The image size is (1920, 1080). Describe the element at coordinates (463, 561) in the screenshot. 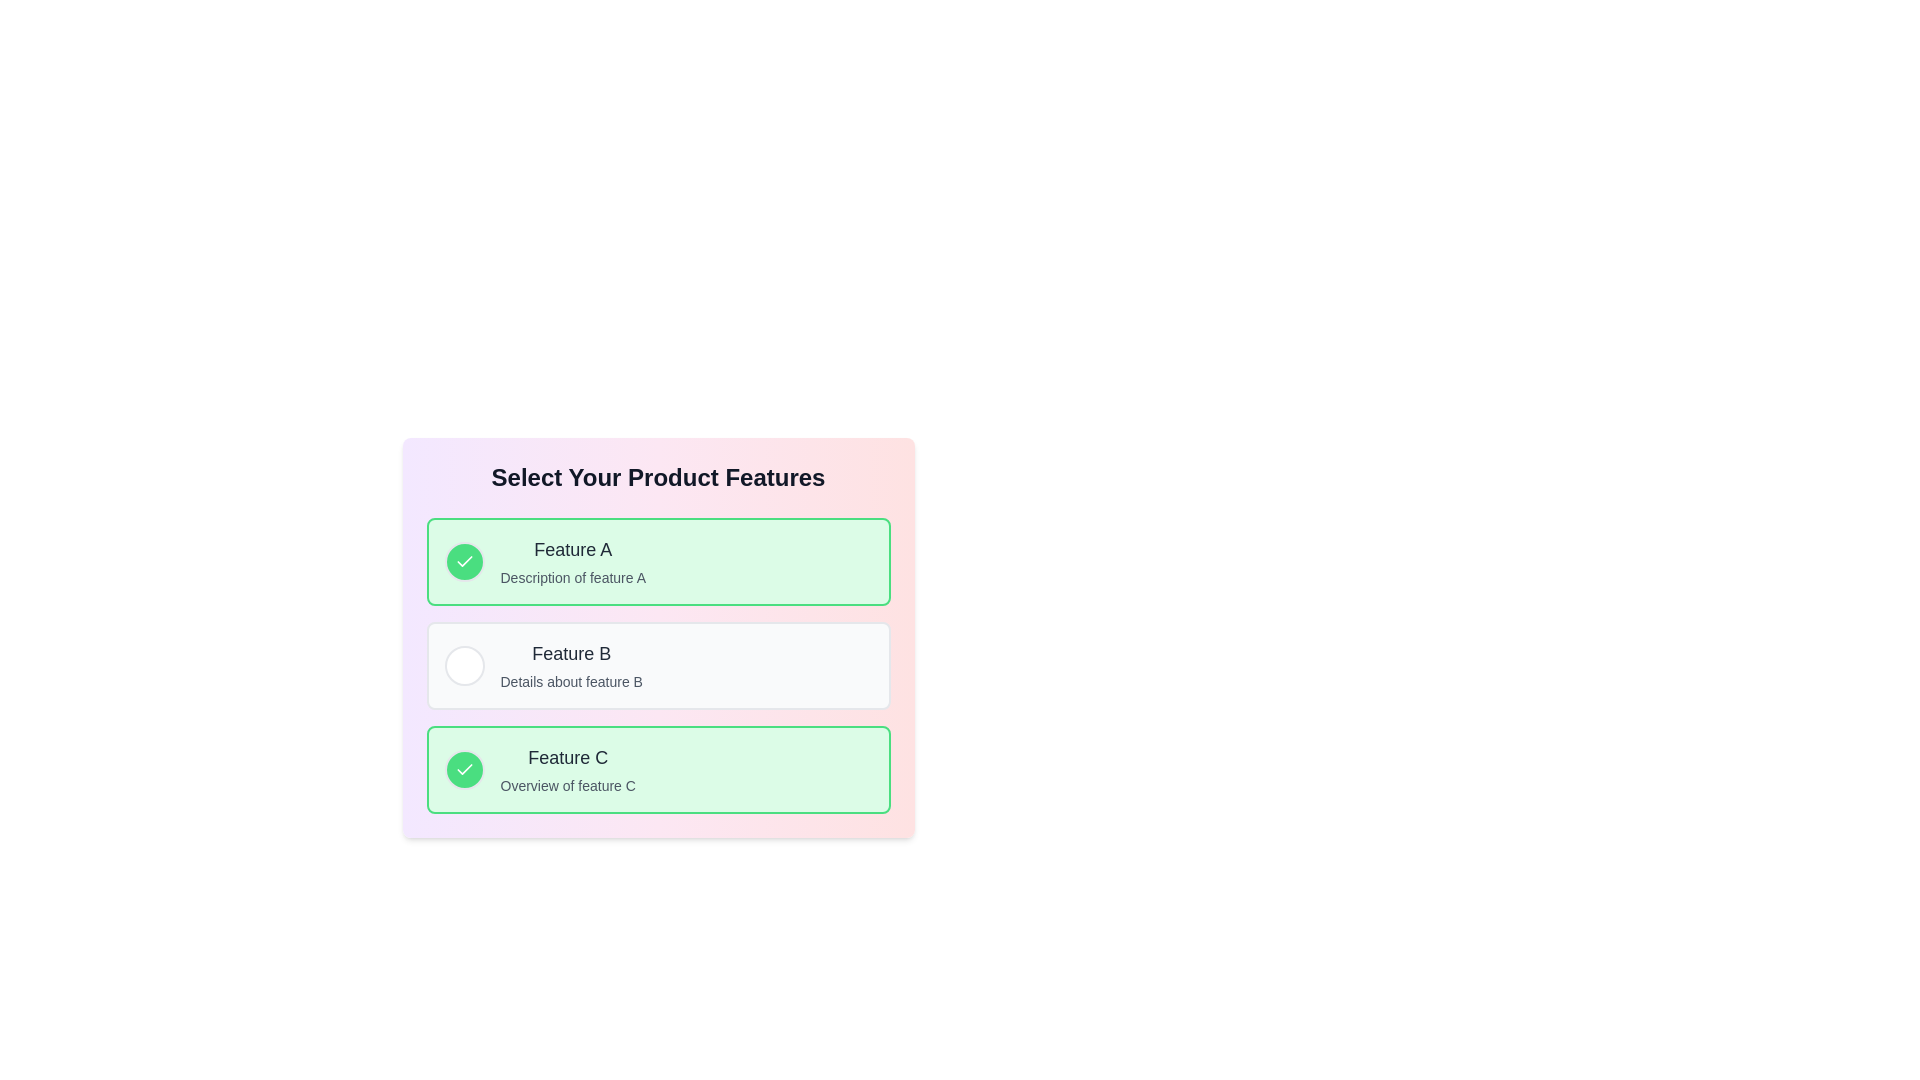

I see `the checkmark icon, which is a white checkmark located in the center of a green circular button within the rectangular area labeled 'Feature C'` at that location.